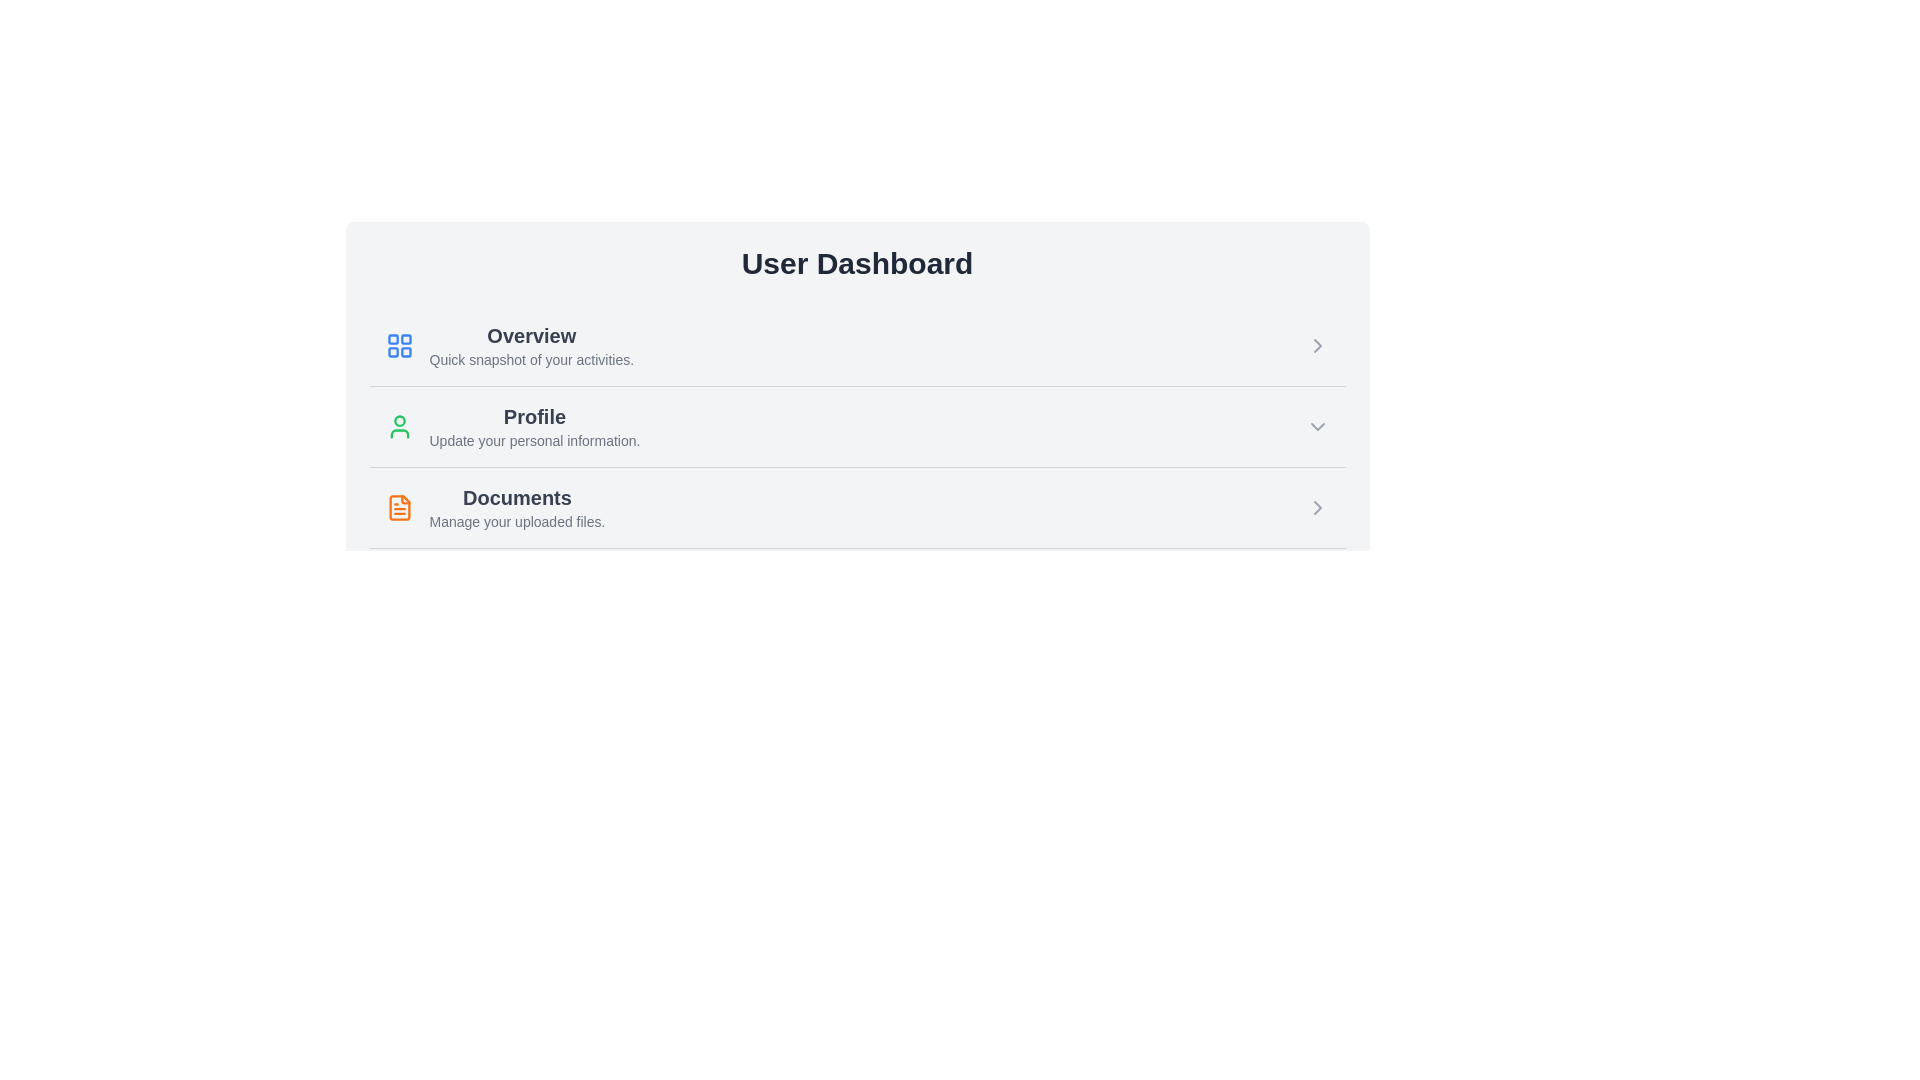 The image size is (1920, 1080). Describe the element at coordinates (495, 507) in the screenshot. I see `the composite UI component that features an orange document icon and the text 'Documents'` at that location.